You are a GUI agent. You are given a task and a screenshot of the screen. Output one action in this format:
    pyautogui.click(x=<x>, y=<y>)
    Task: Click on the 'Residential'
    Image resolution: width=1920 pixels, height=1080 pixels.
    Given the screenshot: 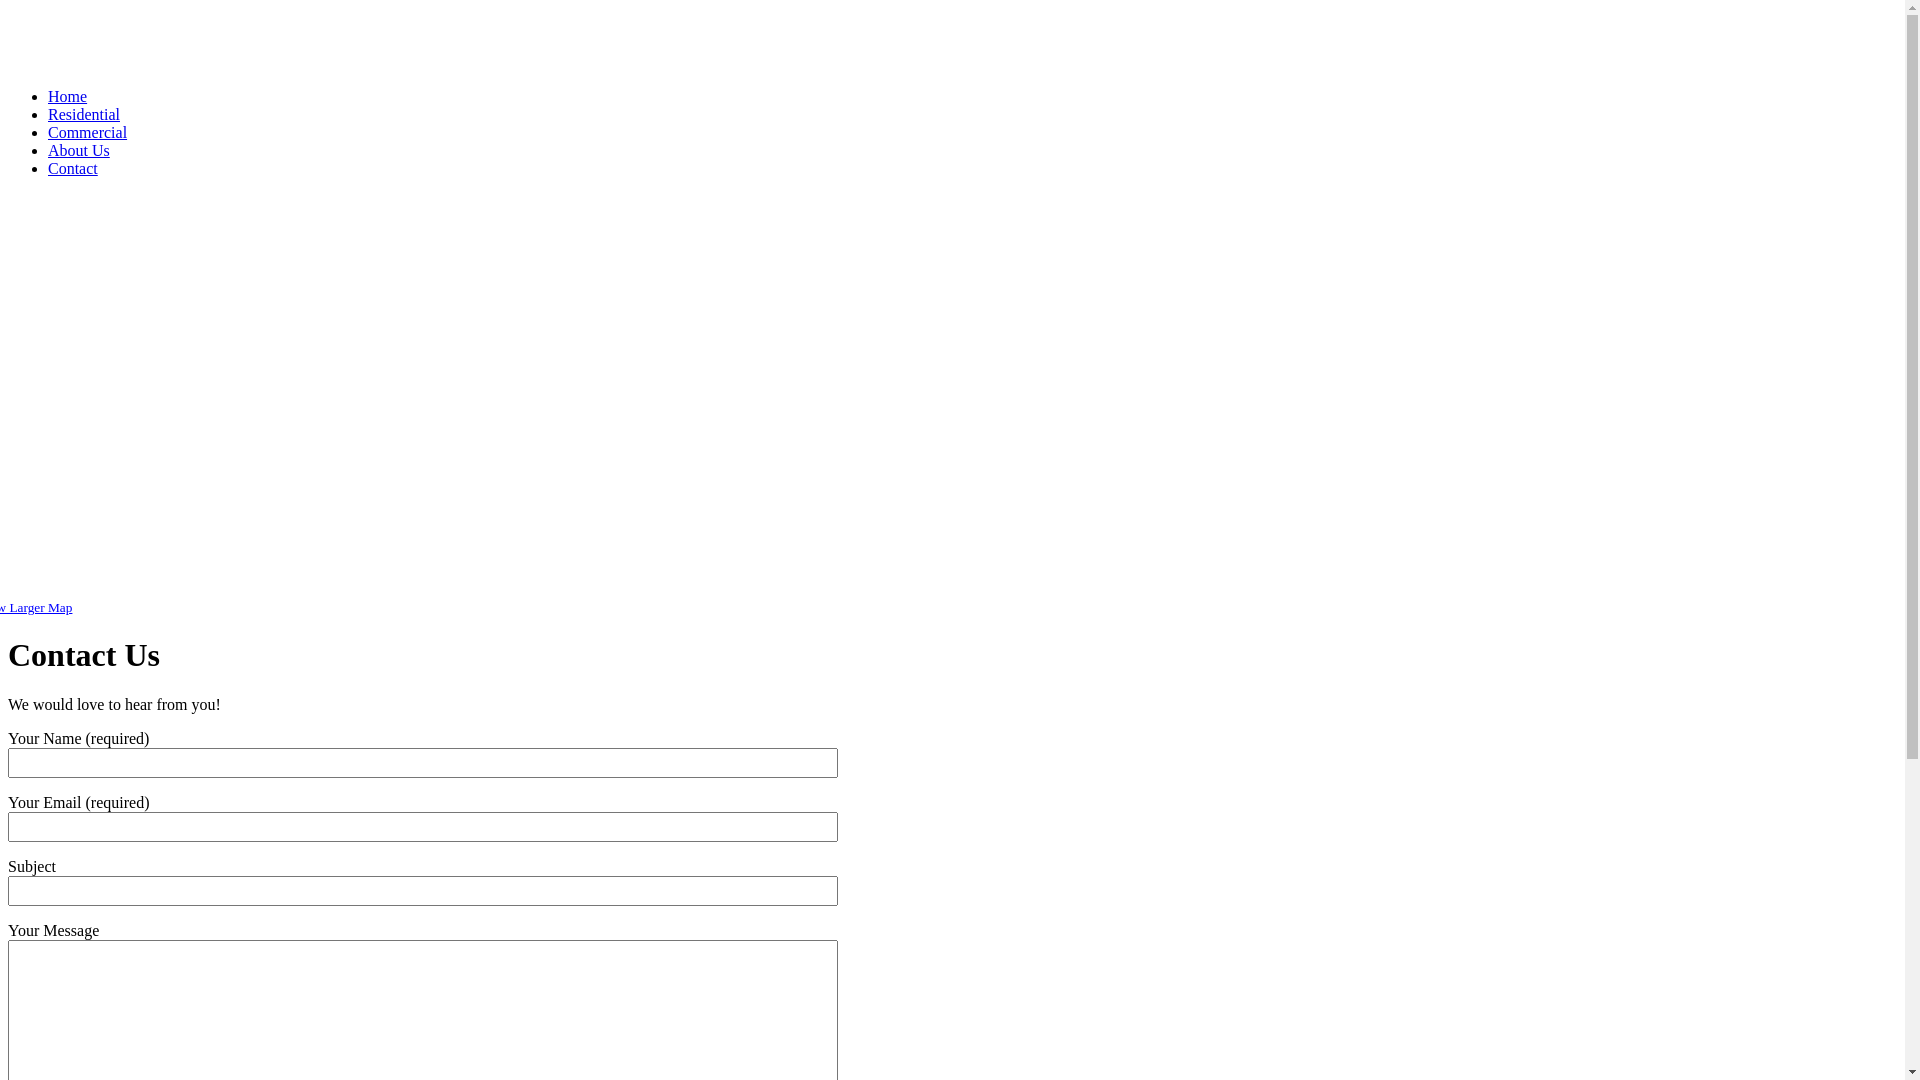 What is the action you would take?
    pyautogui.click(x=82, y=114)
    